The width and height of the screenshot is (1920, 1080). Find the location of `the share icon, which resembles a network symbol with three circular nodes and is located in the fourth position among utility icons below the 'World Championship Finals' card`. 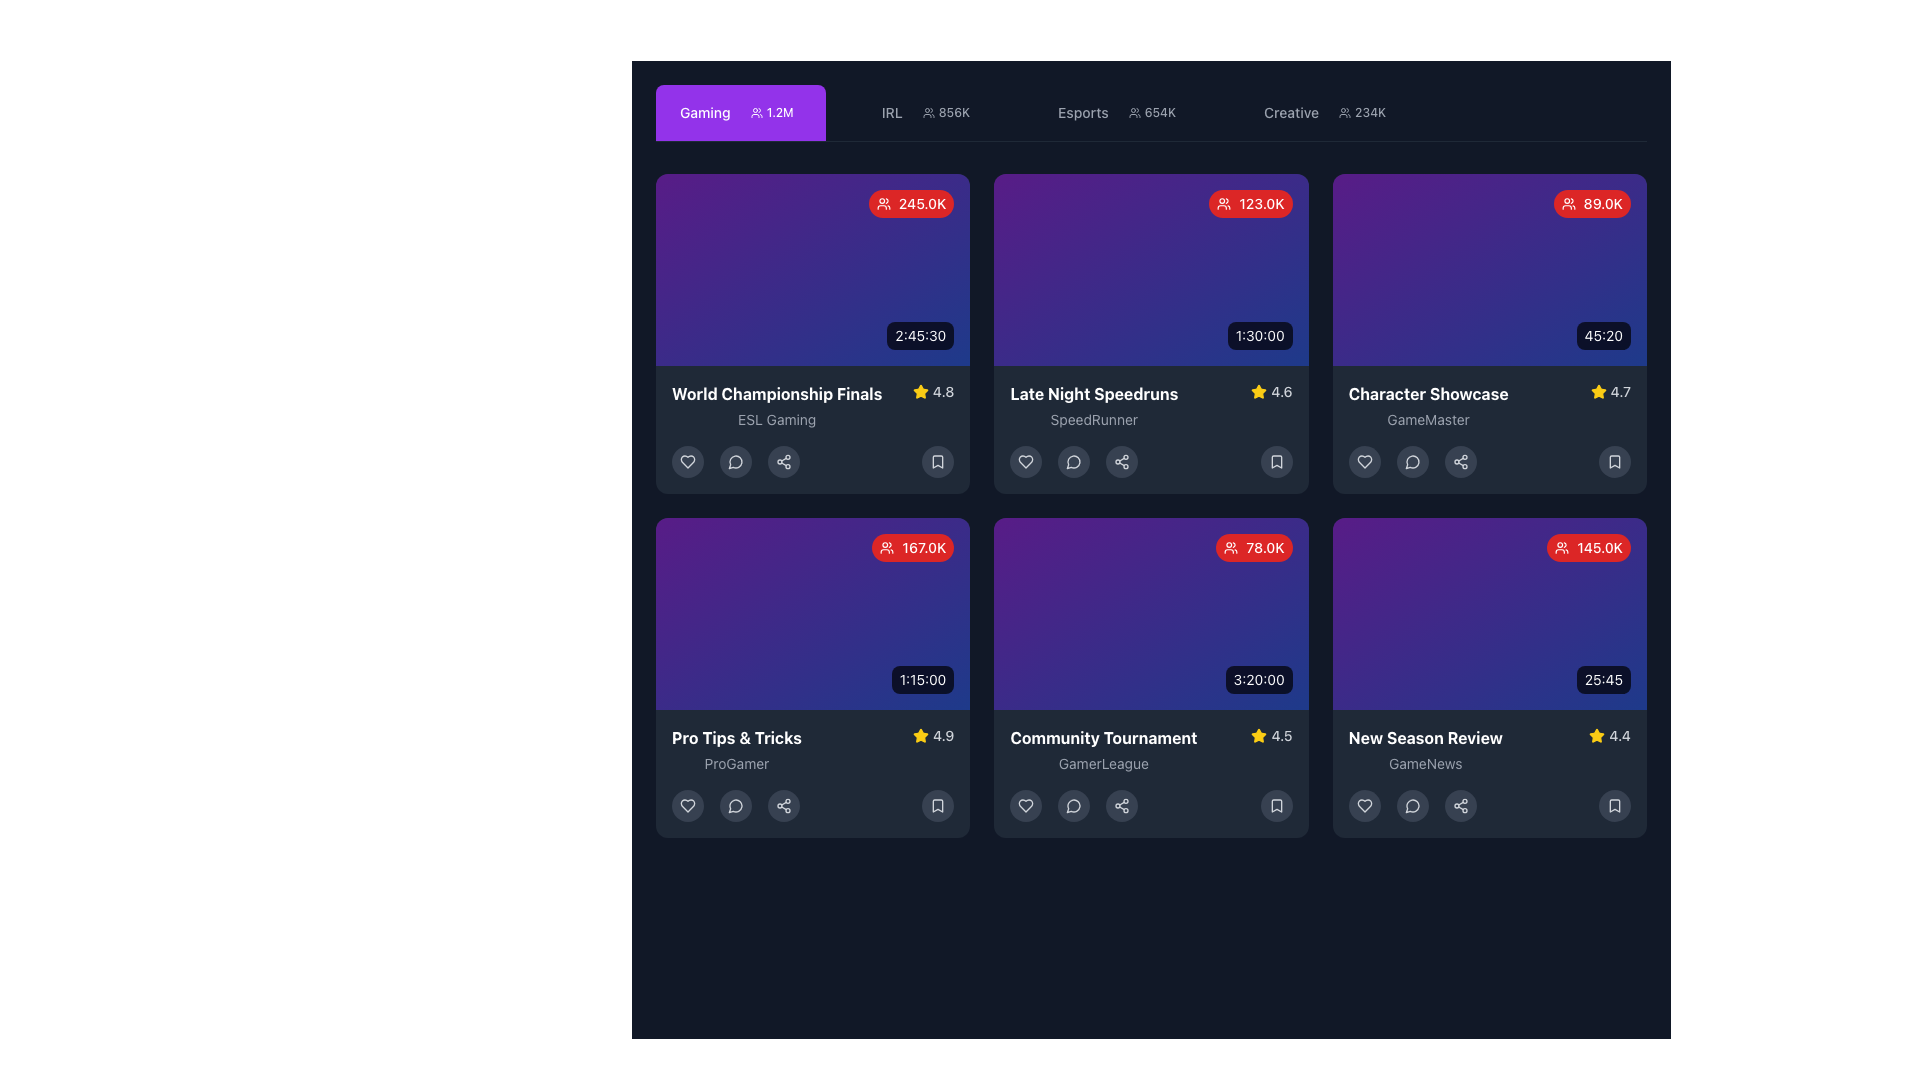

the share icon, which resembles a network symbol with three circular nodes and is located in the fourth position among utility icons below the 'World Championship Finals' card is located at coordinates (782, 462).